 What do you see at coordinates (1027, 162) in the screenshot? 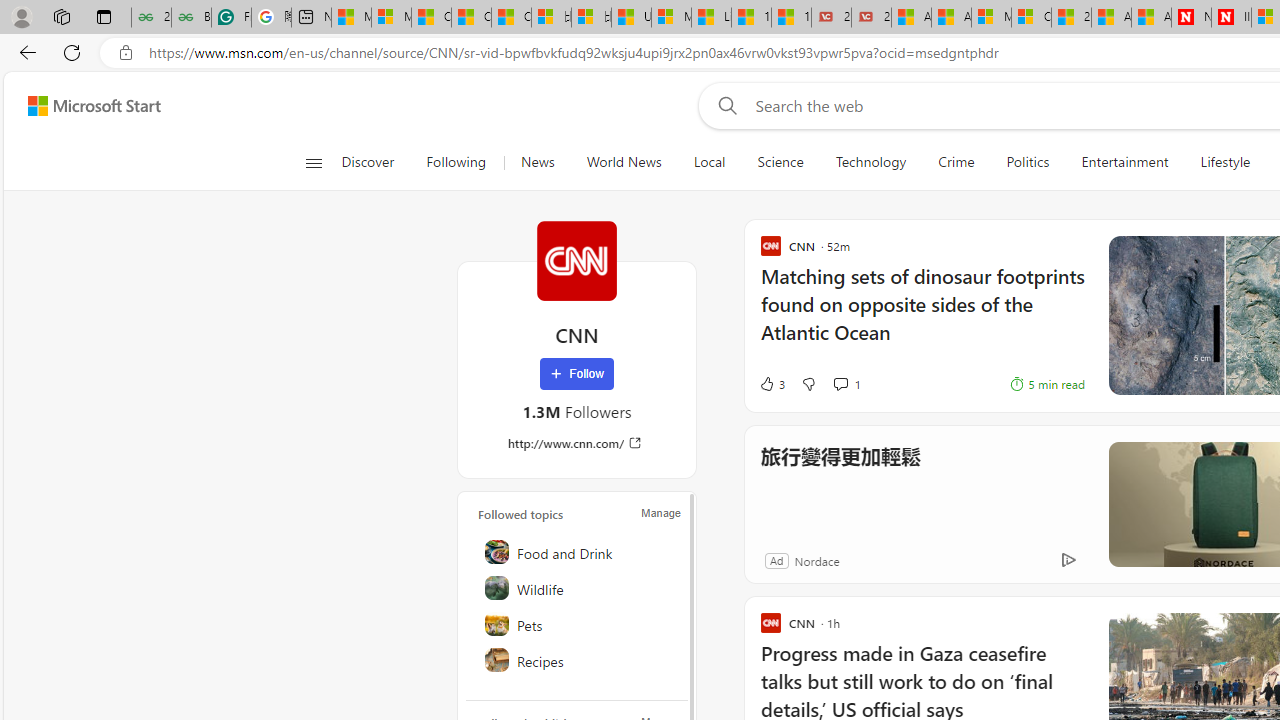
I see `'Politics'` at bounding box center [1027, 162].